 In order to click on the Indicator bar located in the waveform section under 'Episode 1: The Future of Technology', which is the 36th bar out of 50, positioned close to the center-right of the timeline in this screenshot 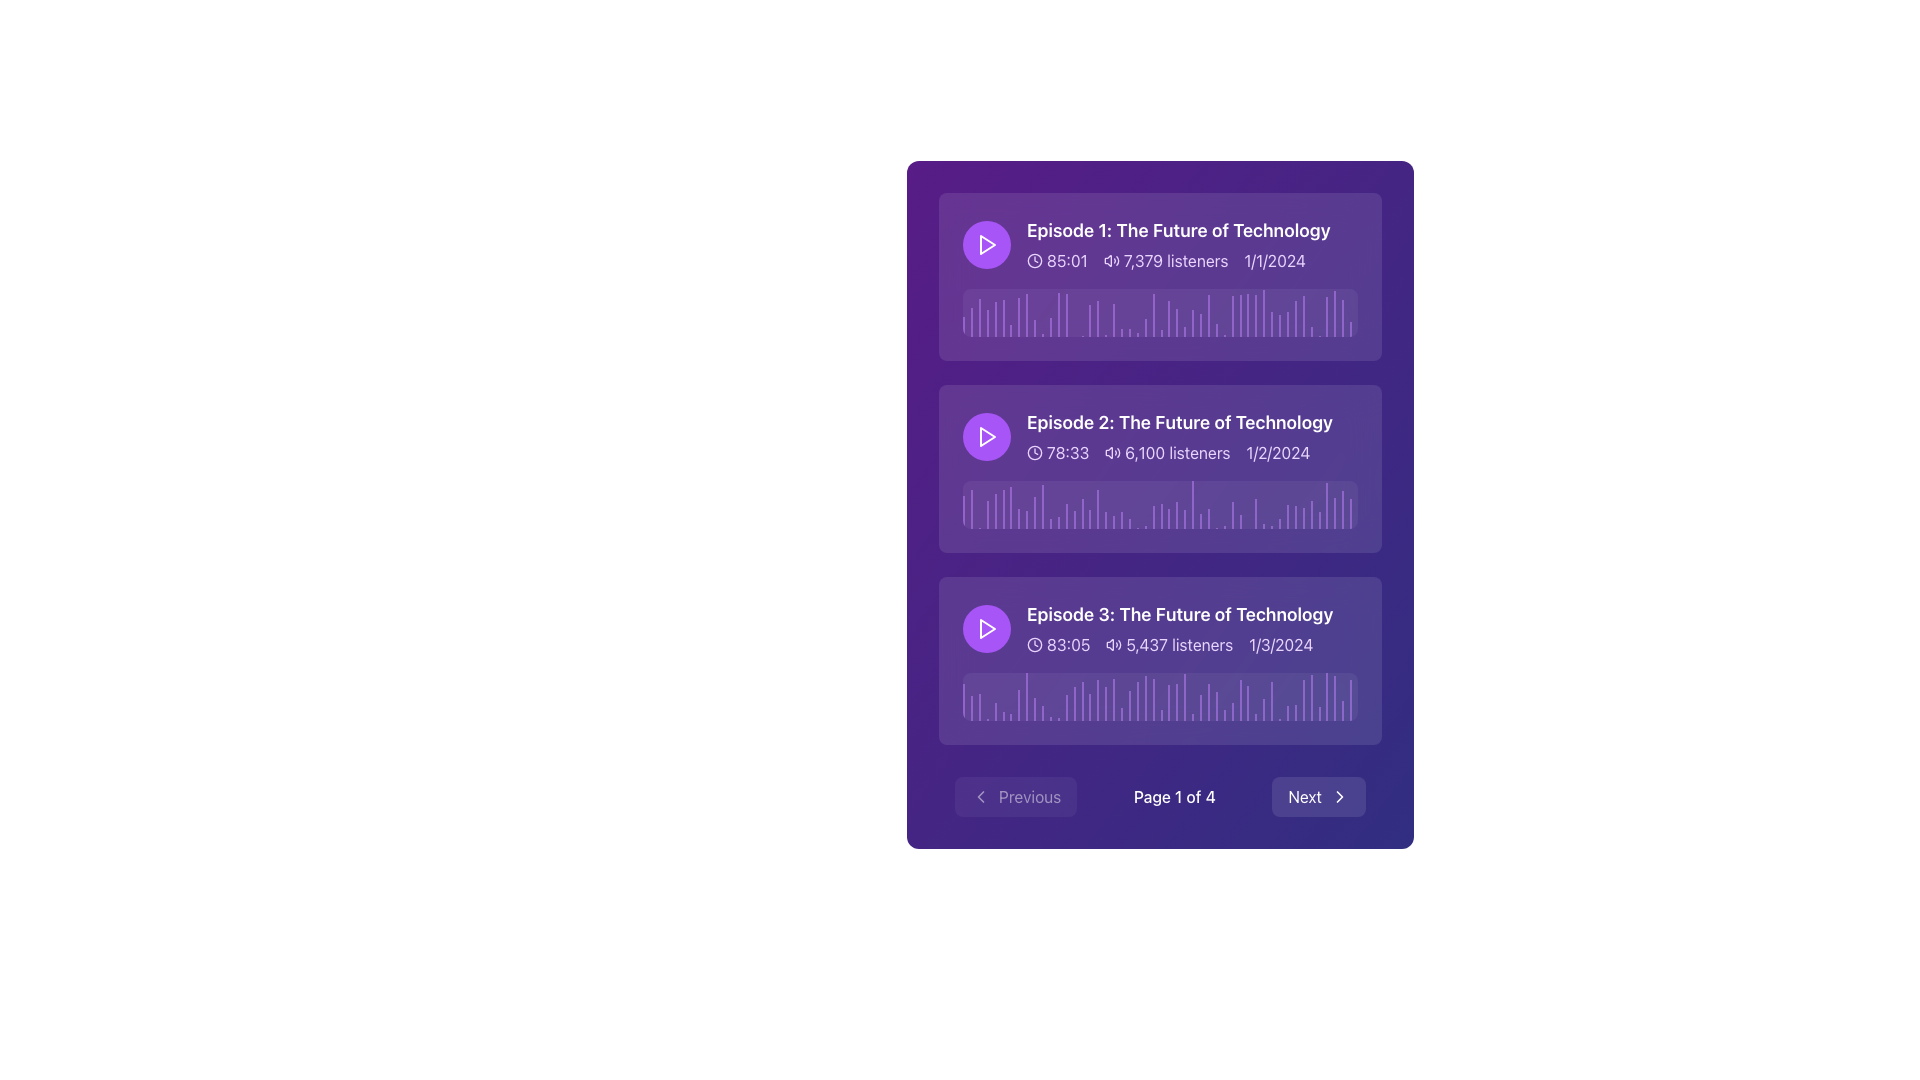, I will do `click(1247, 315)`.